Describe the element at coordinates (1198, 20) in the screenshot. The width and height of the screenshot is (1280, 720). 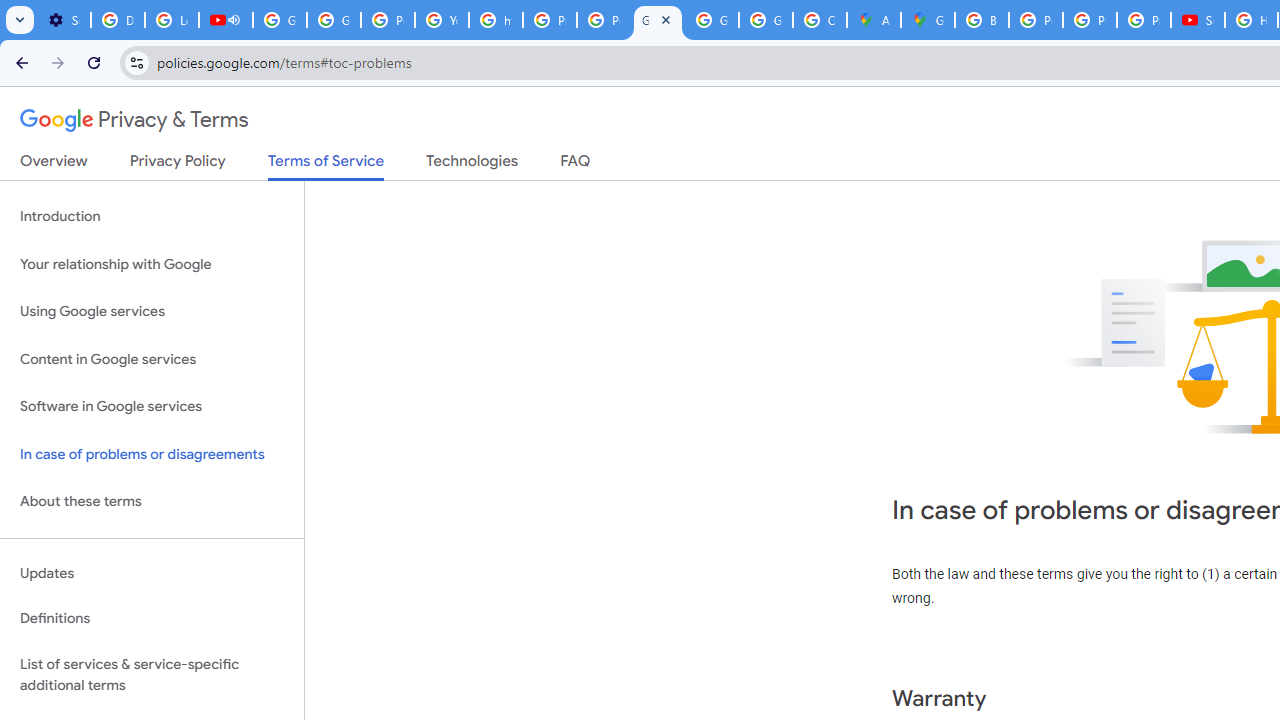
I see `'Subscriptions - YouTube'` at that location.